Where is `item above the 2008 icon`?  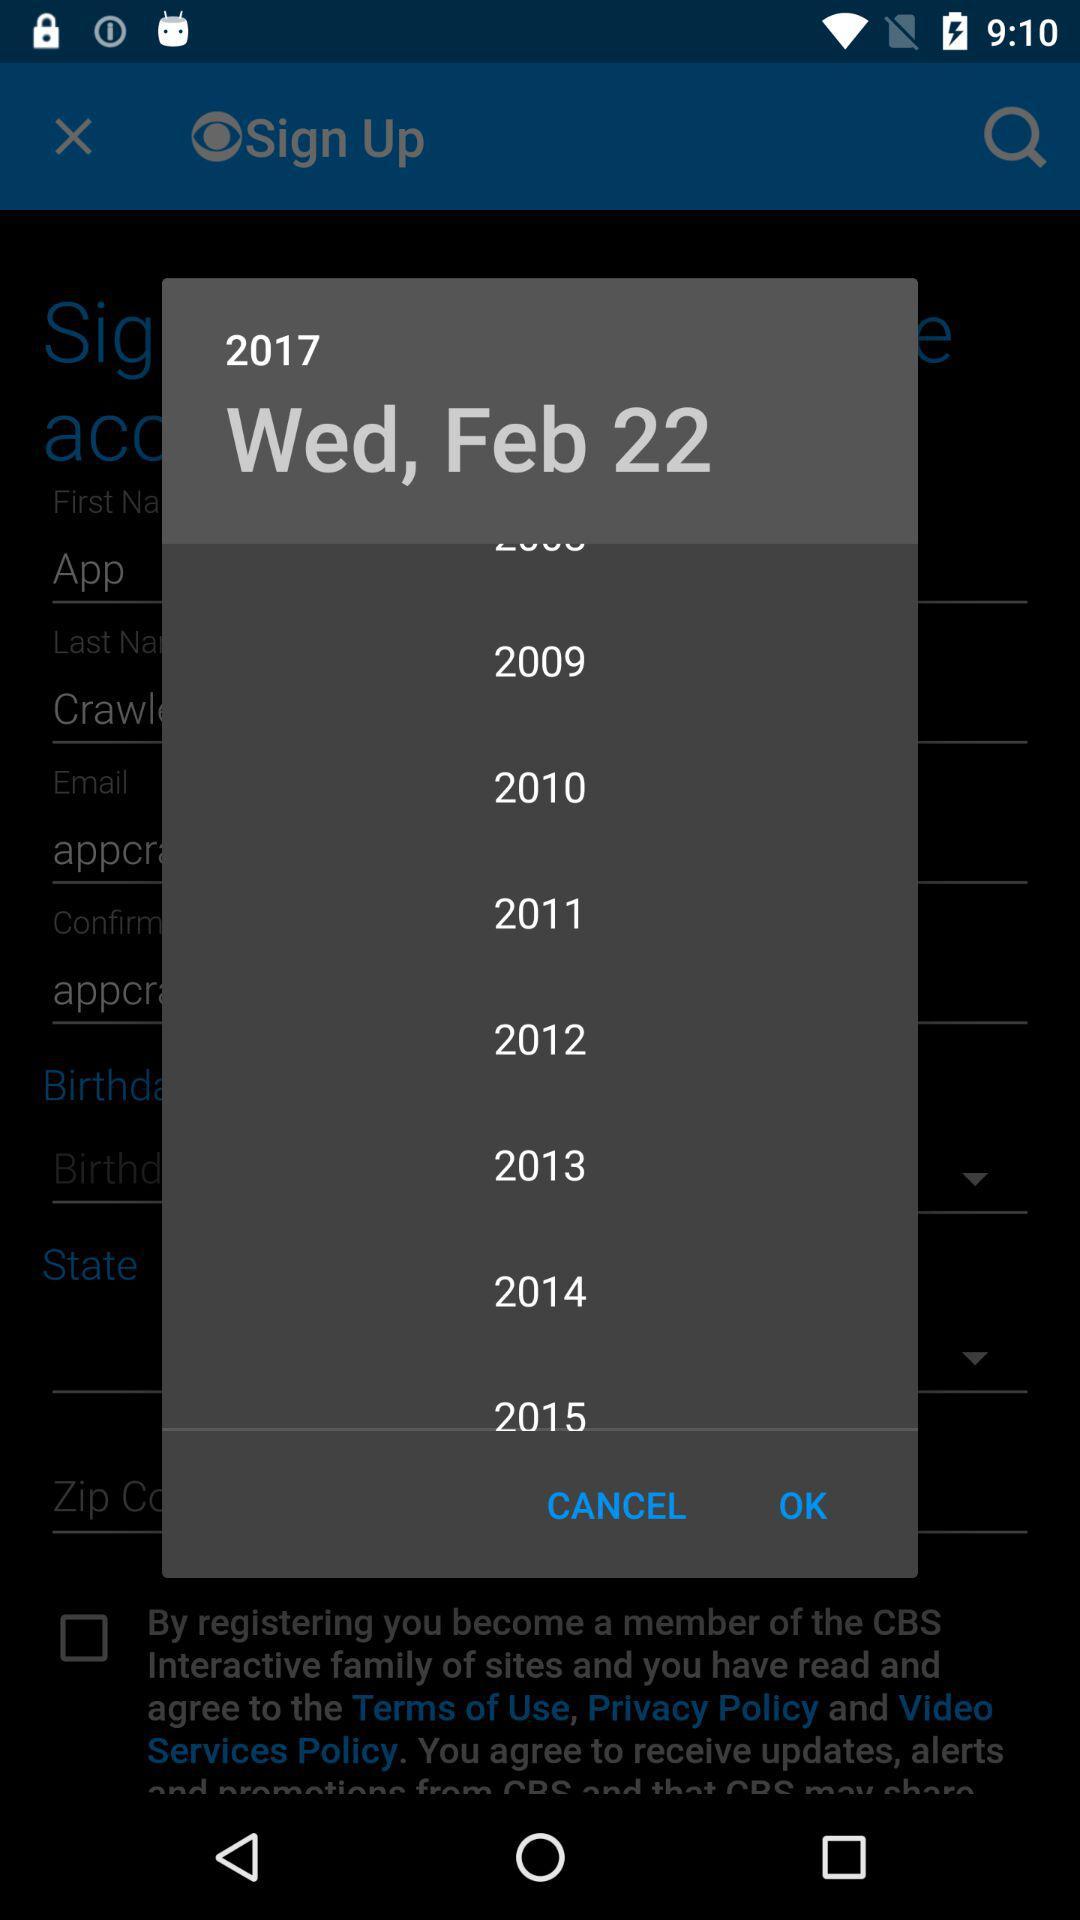 item above the 2008 icon is located at coordinates (469, 435).